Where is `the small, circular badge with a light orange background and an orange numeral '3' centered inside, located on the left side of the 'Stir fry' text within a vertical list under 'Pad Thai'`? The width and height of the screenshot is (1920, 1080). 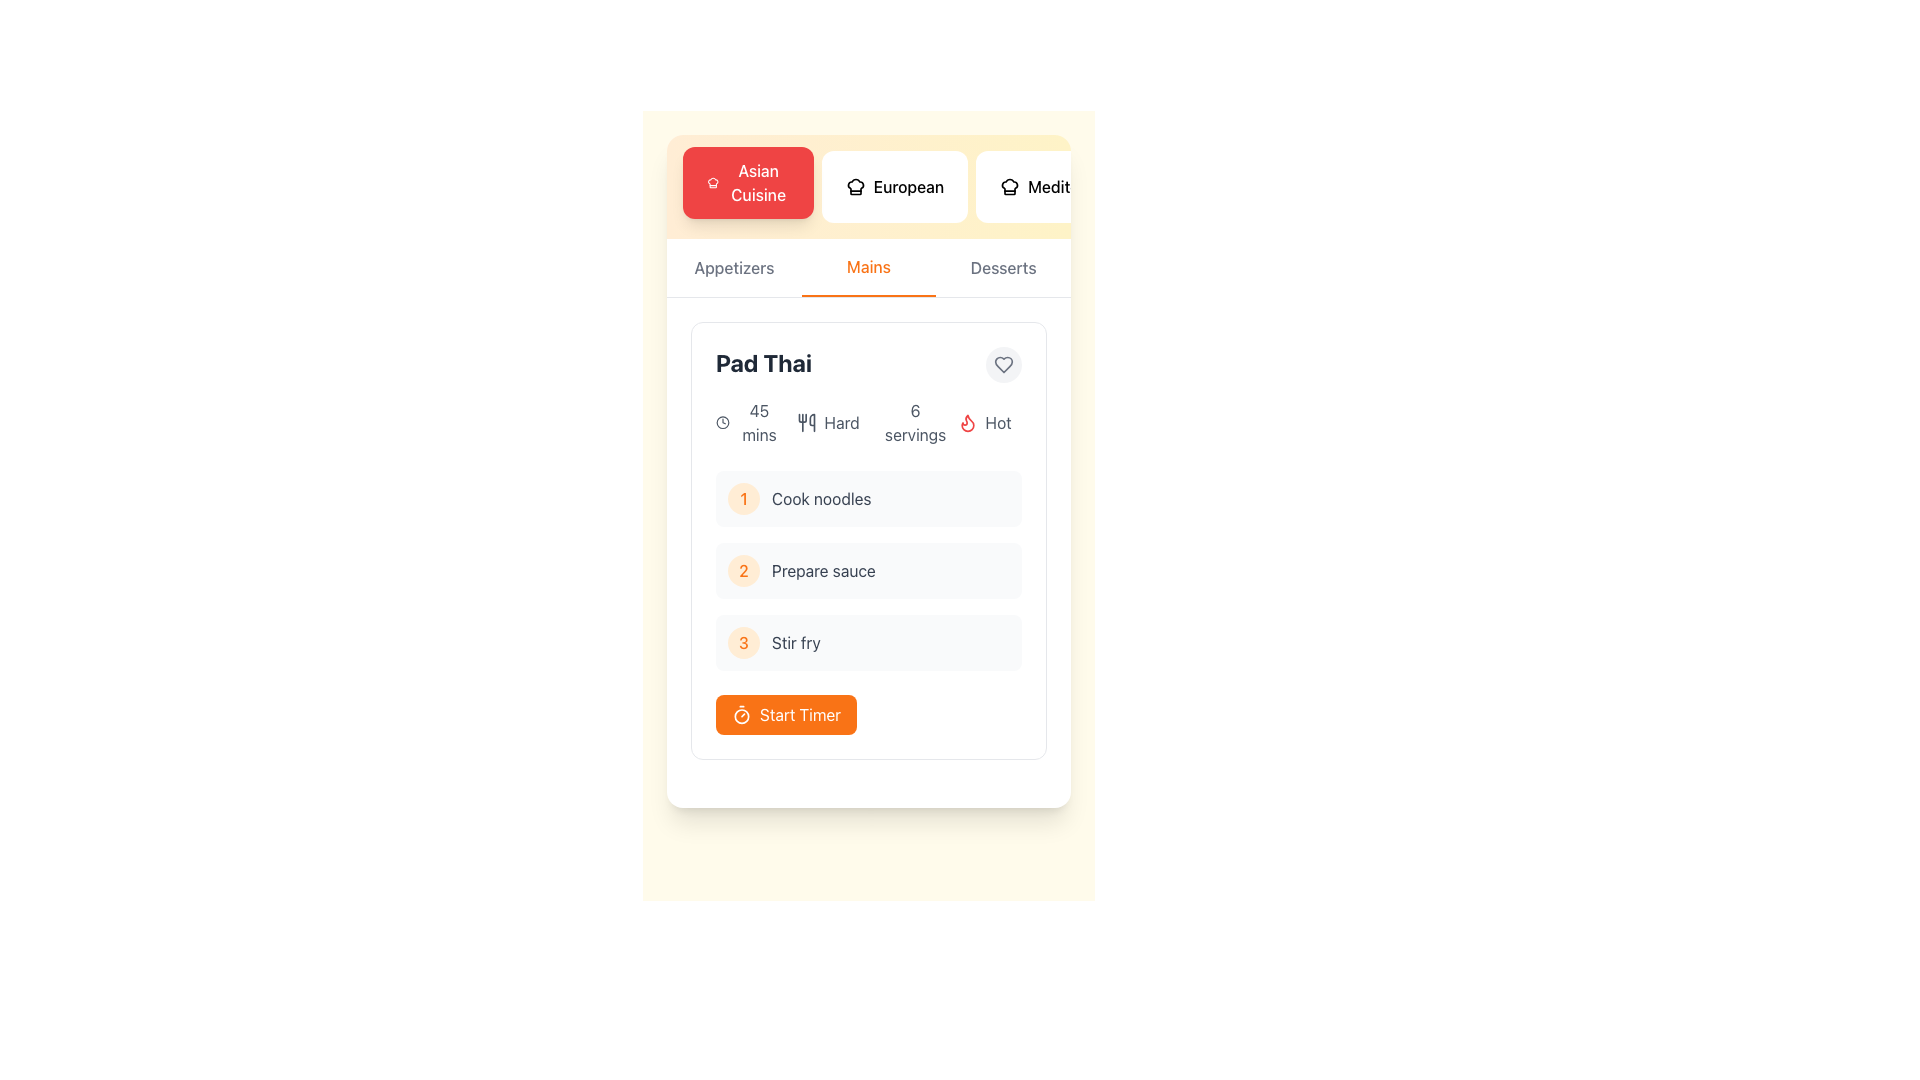 the small, circular badge with a light orange background and an orange numeral '3' centered inside, located on the left side of the 'Stir fry' text within a vertical list under 'Pad Thai' is located at coordinates (743, 643).